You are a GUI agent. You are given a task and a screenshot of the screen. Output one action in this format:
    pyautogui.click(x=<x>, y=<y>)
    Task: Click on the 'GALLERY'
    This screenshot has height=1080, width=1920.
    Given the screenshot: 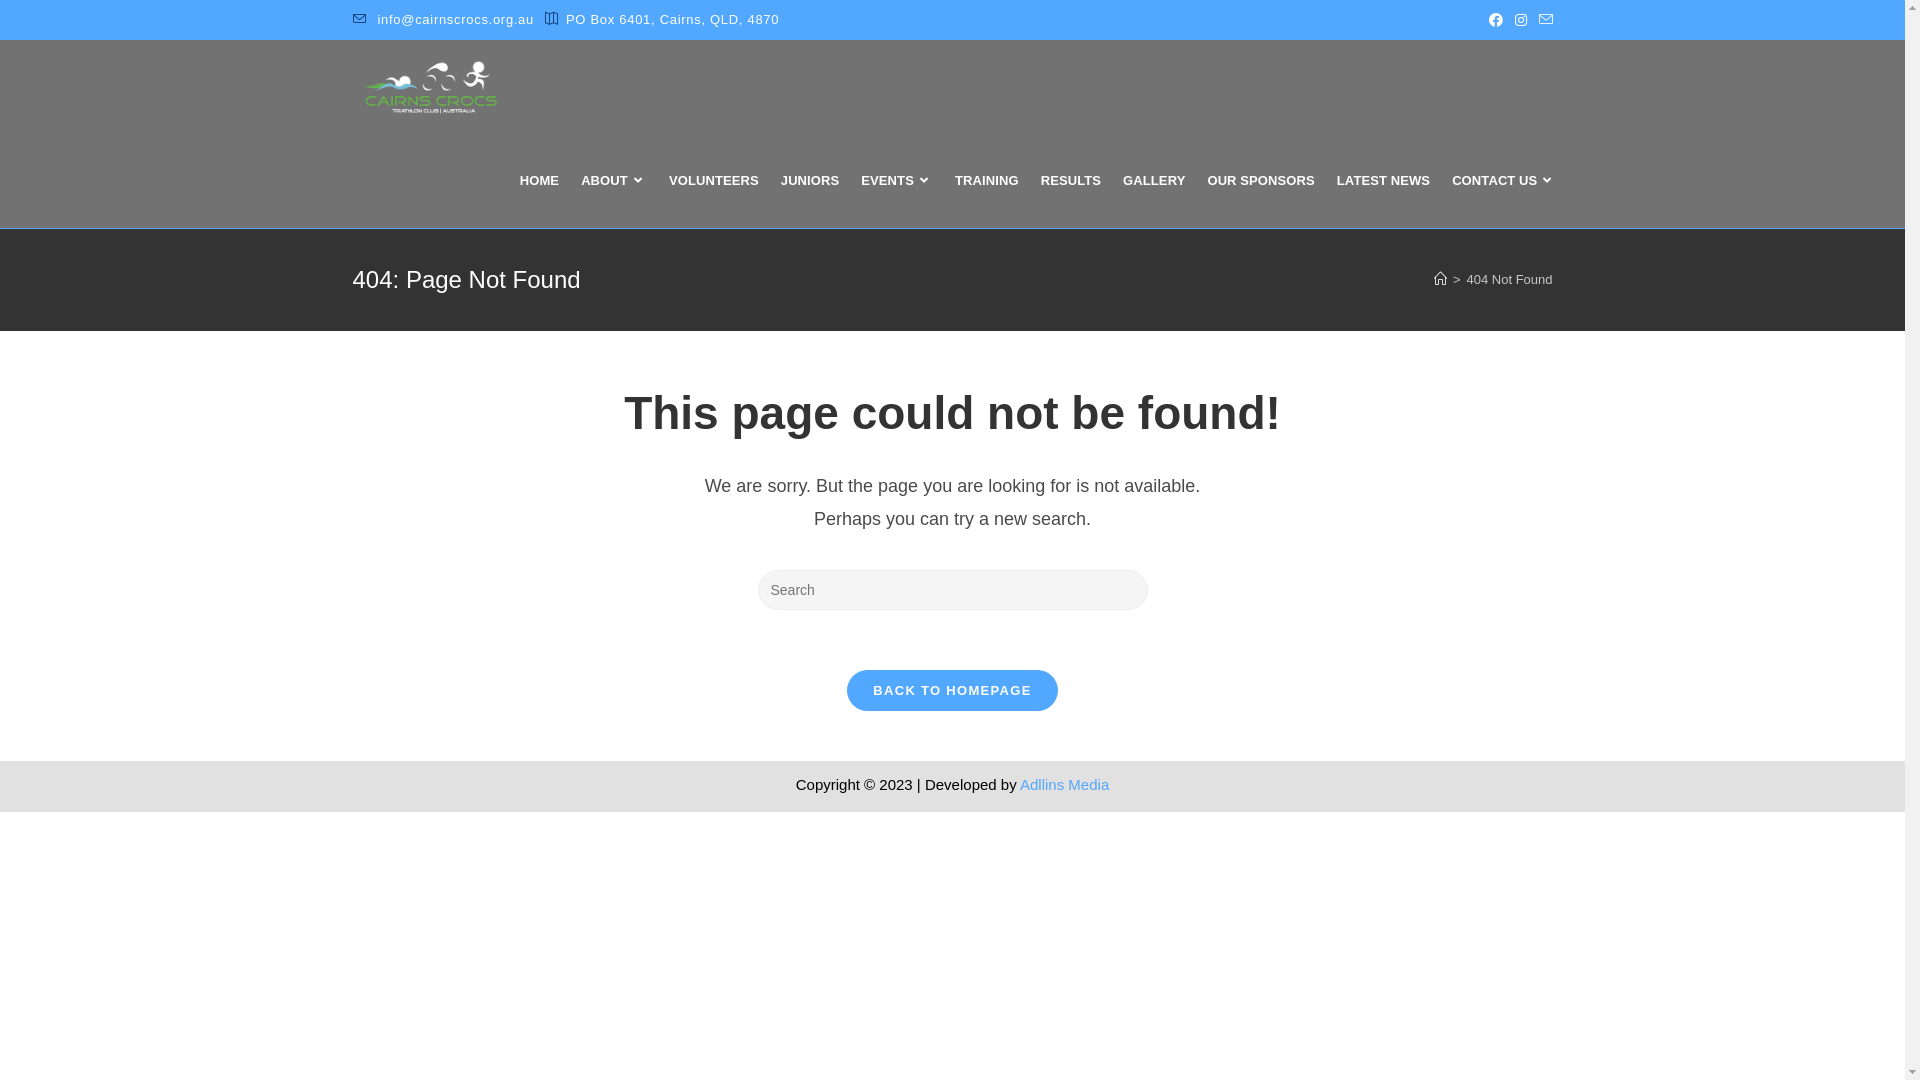 What is the action you would take?
    pyautogui.click(x=1153, y=181)
    